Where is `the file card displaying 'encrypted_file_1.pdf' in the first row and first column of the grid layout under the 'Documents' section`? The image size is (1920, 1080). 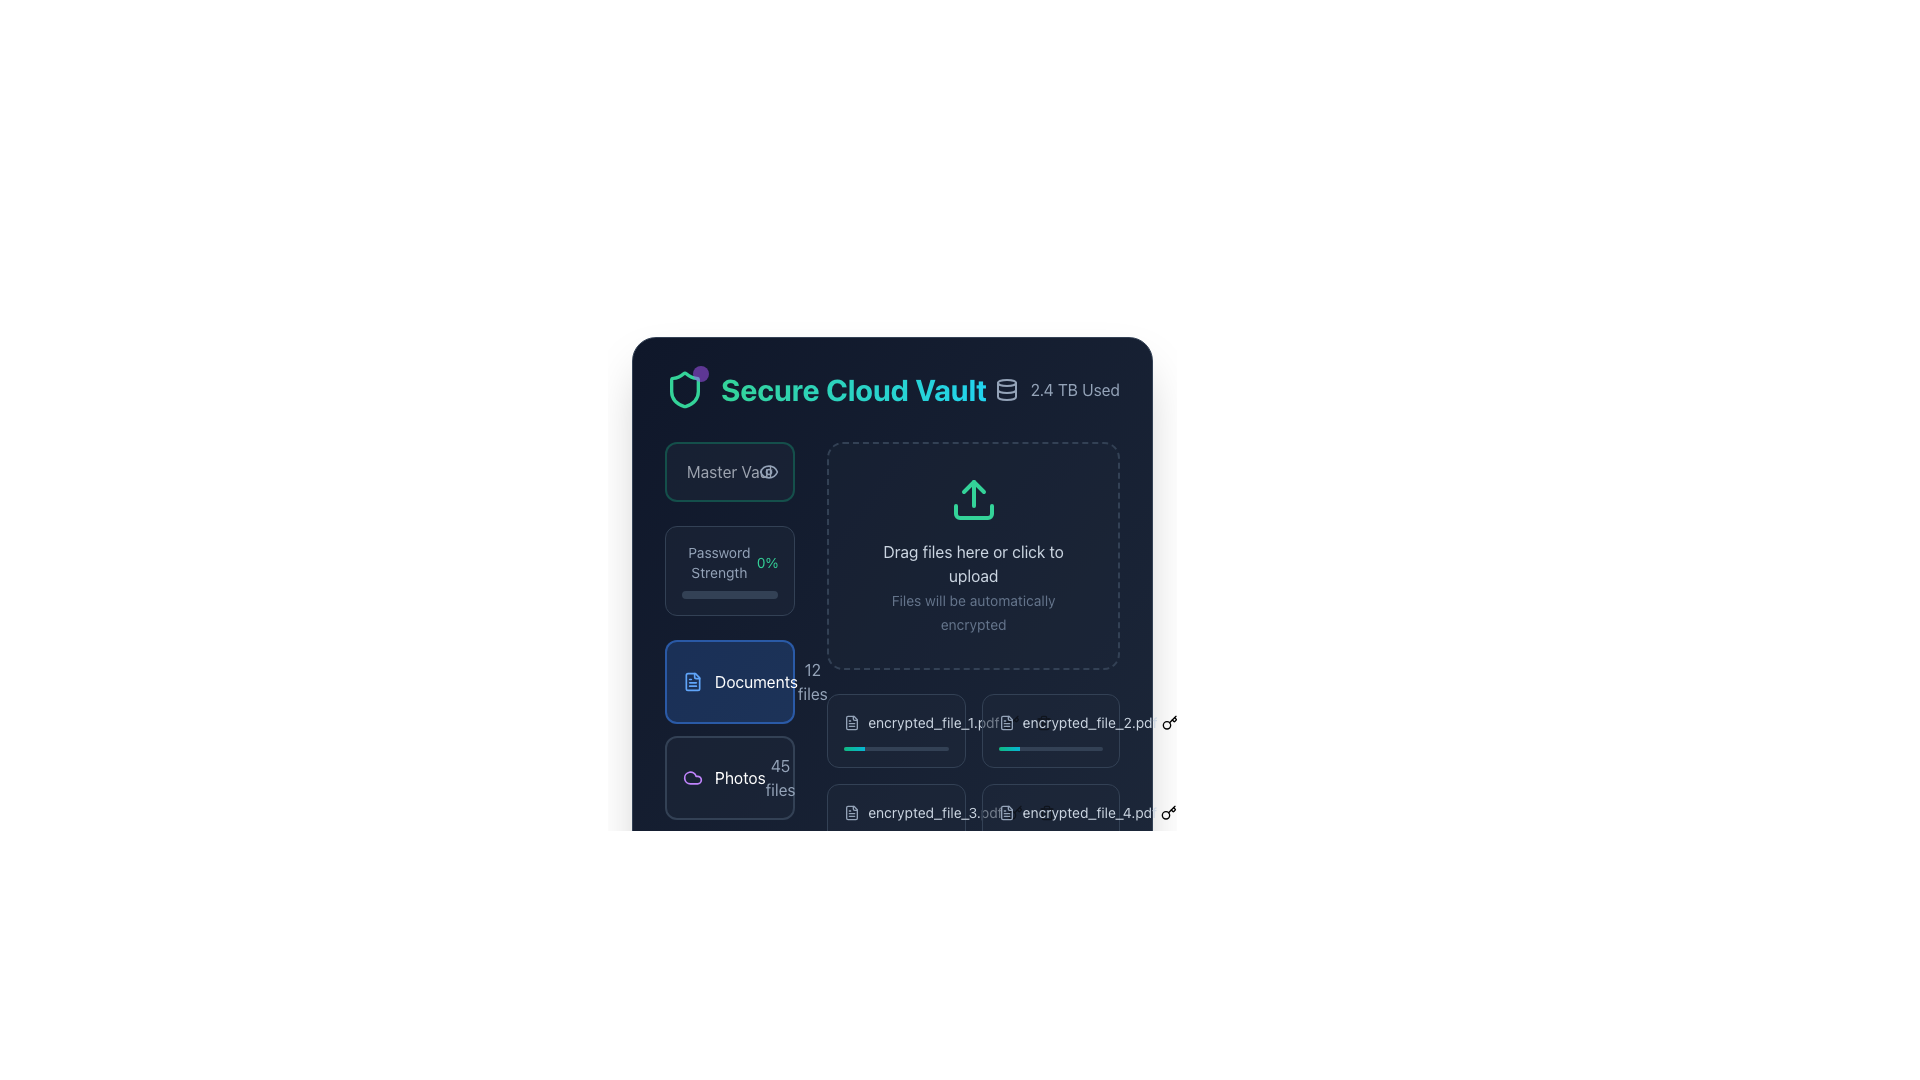 the file card displaying 'encrypted_file_1.pdf' in the first row and first column of the grid layout under the 'Documents' section is located at coordinates (895, 731).